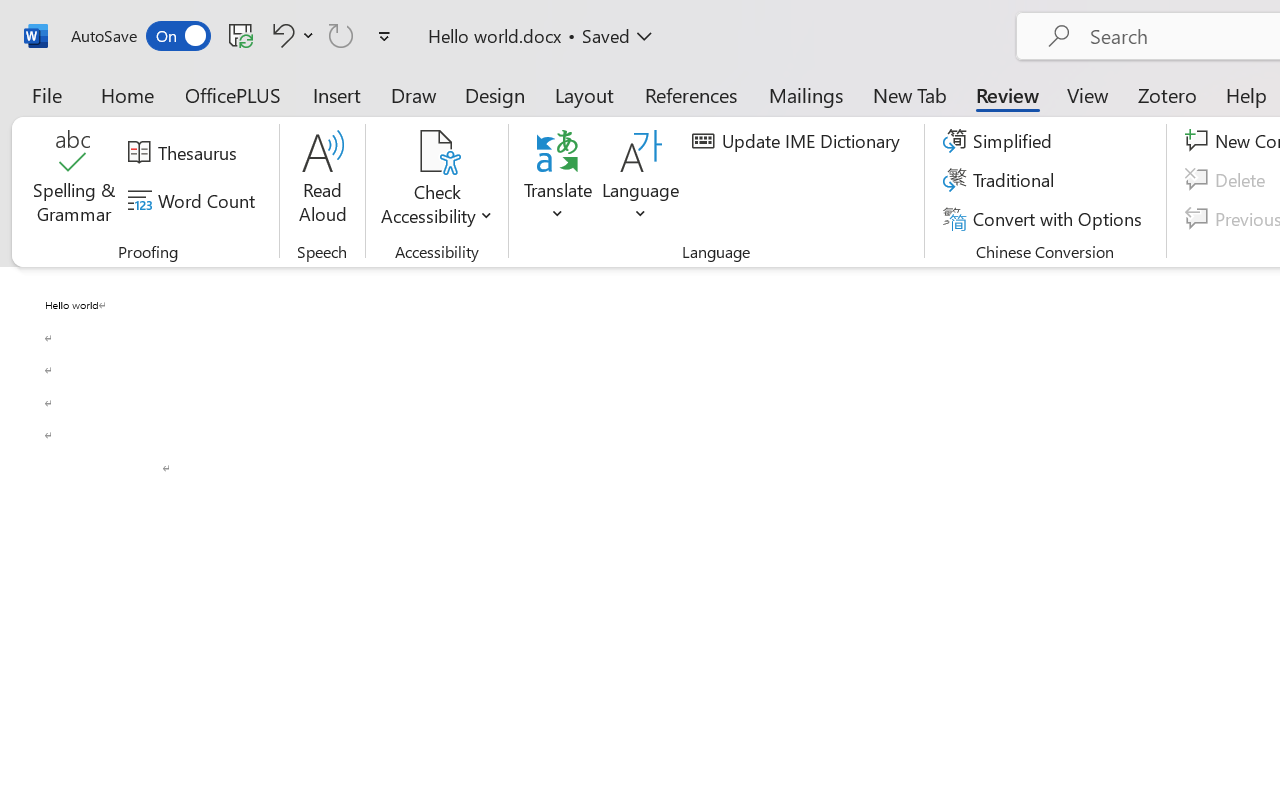  Describe the element at coordinates (641, 179) in the screenshot. I see `'Language'` at that location.